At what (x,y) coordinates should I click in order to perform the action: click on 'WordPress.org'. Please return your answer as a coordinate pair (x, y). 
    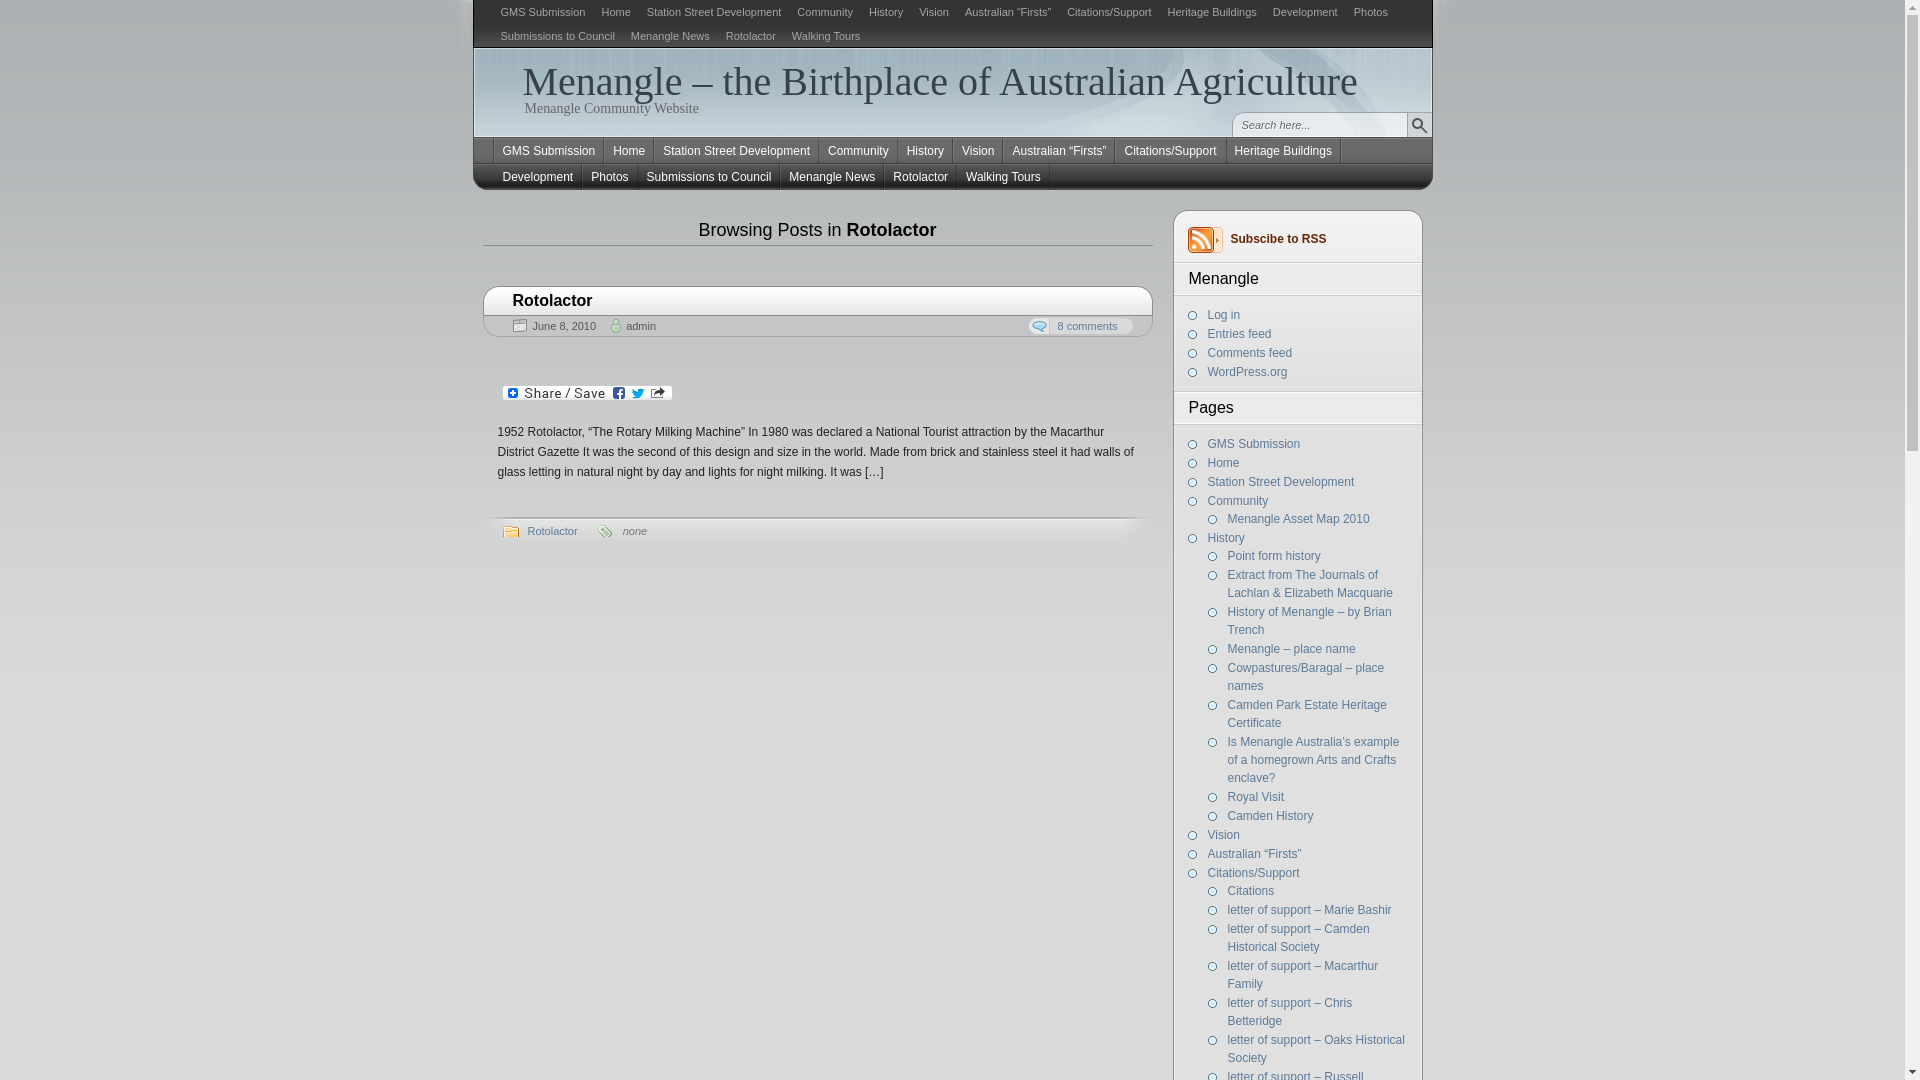
    Looking at the image, I should click on (1207, 371).